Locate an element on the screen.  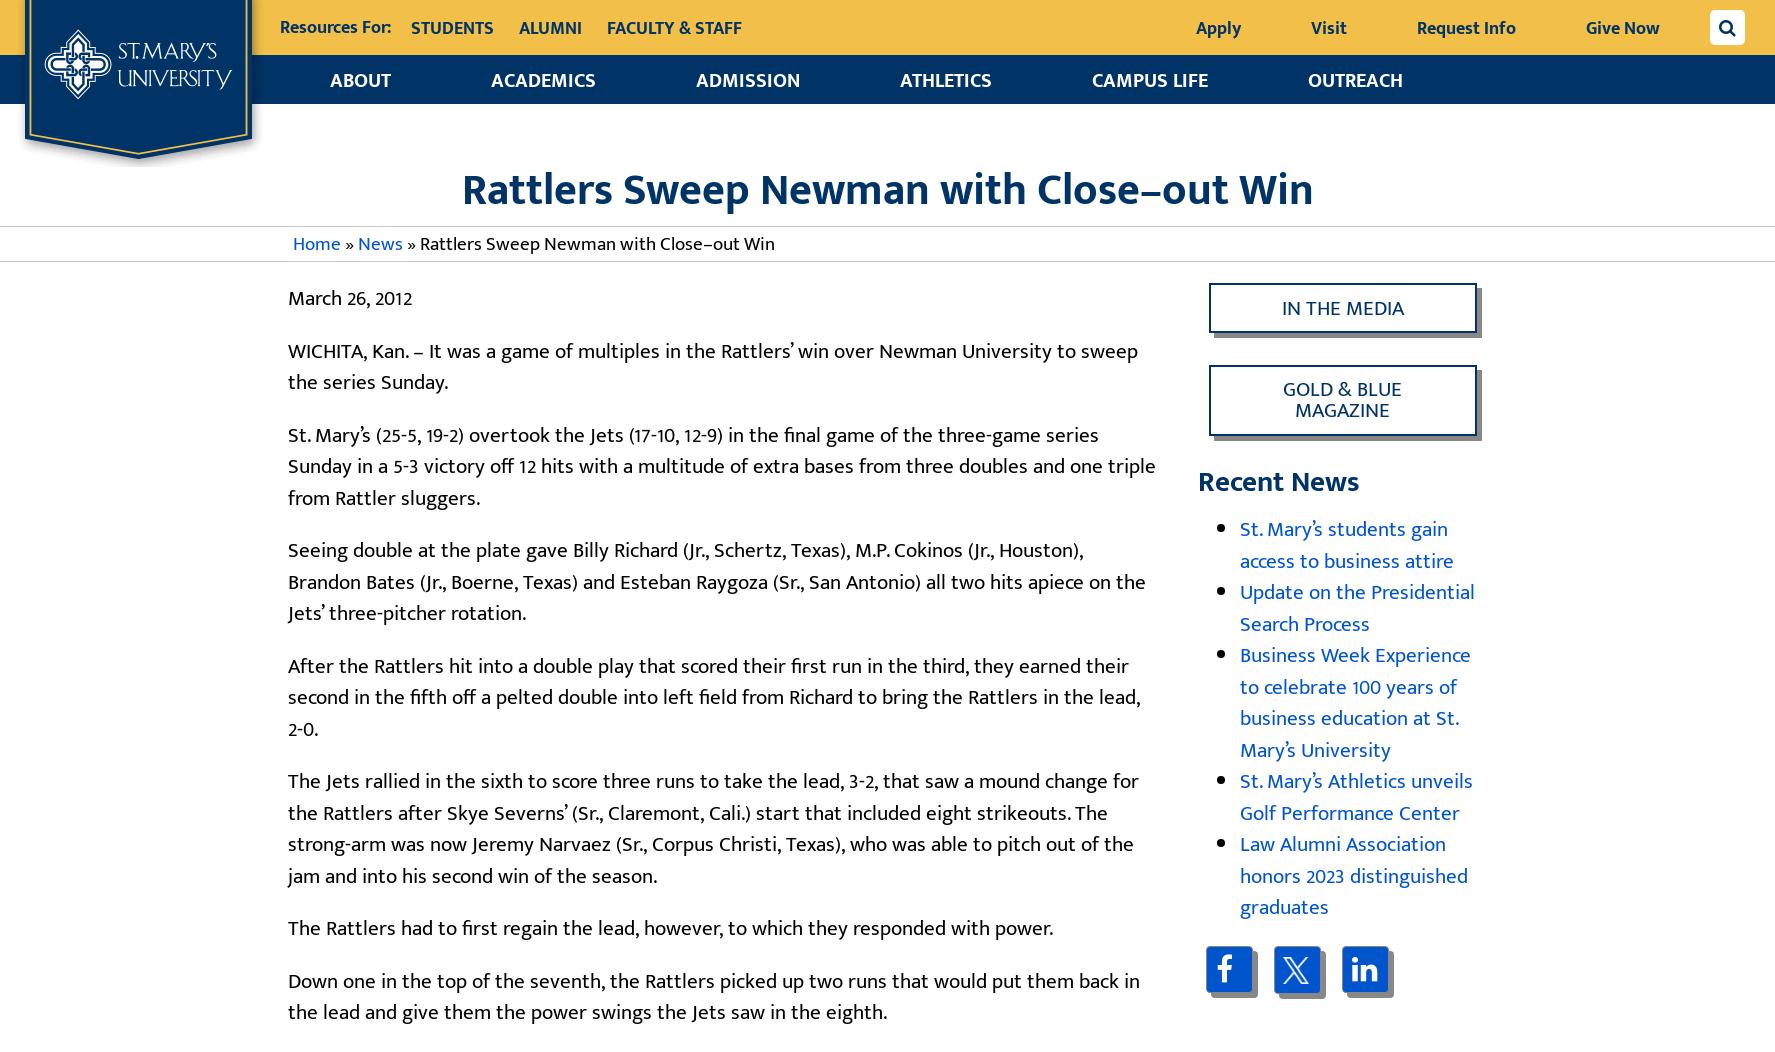
'Admission' is located at coordinates (694, 80).